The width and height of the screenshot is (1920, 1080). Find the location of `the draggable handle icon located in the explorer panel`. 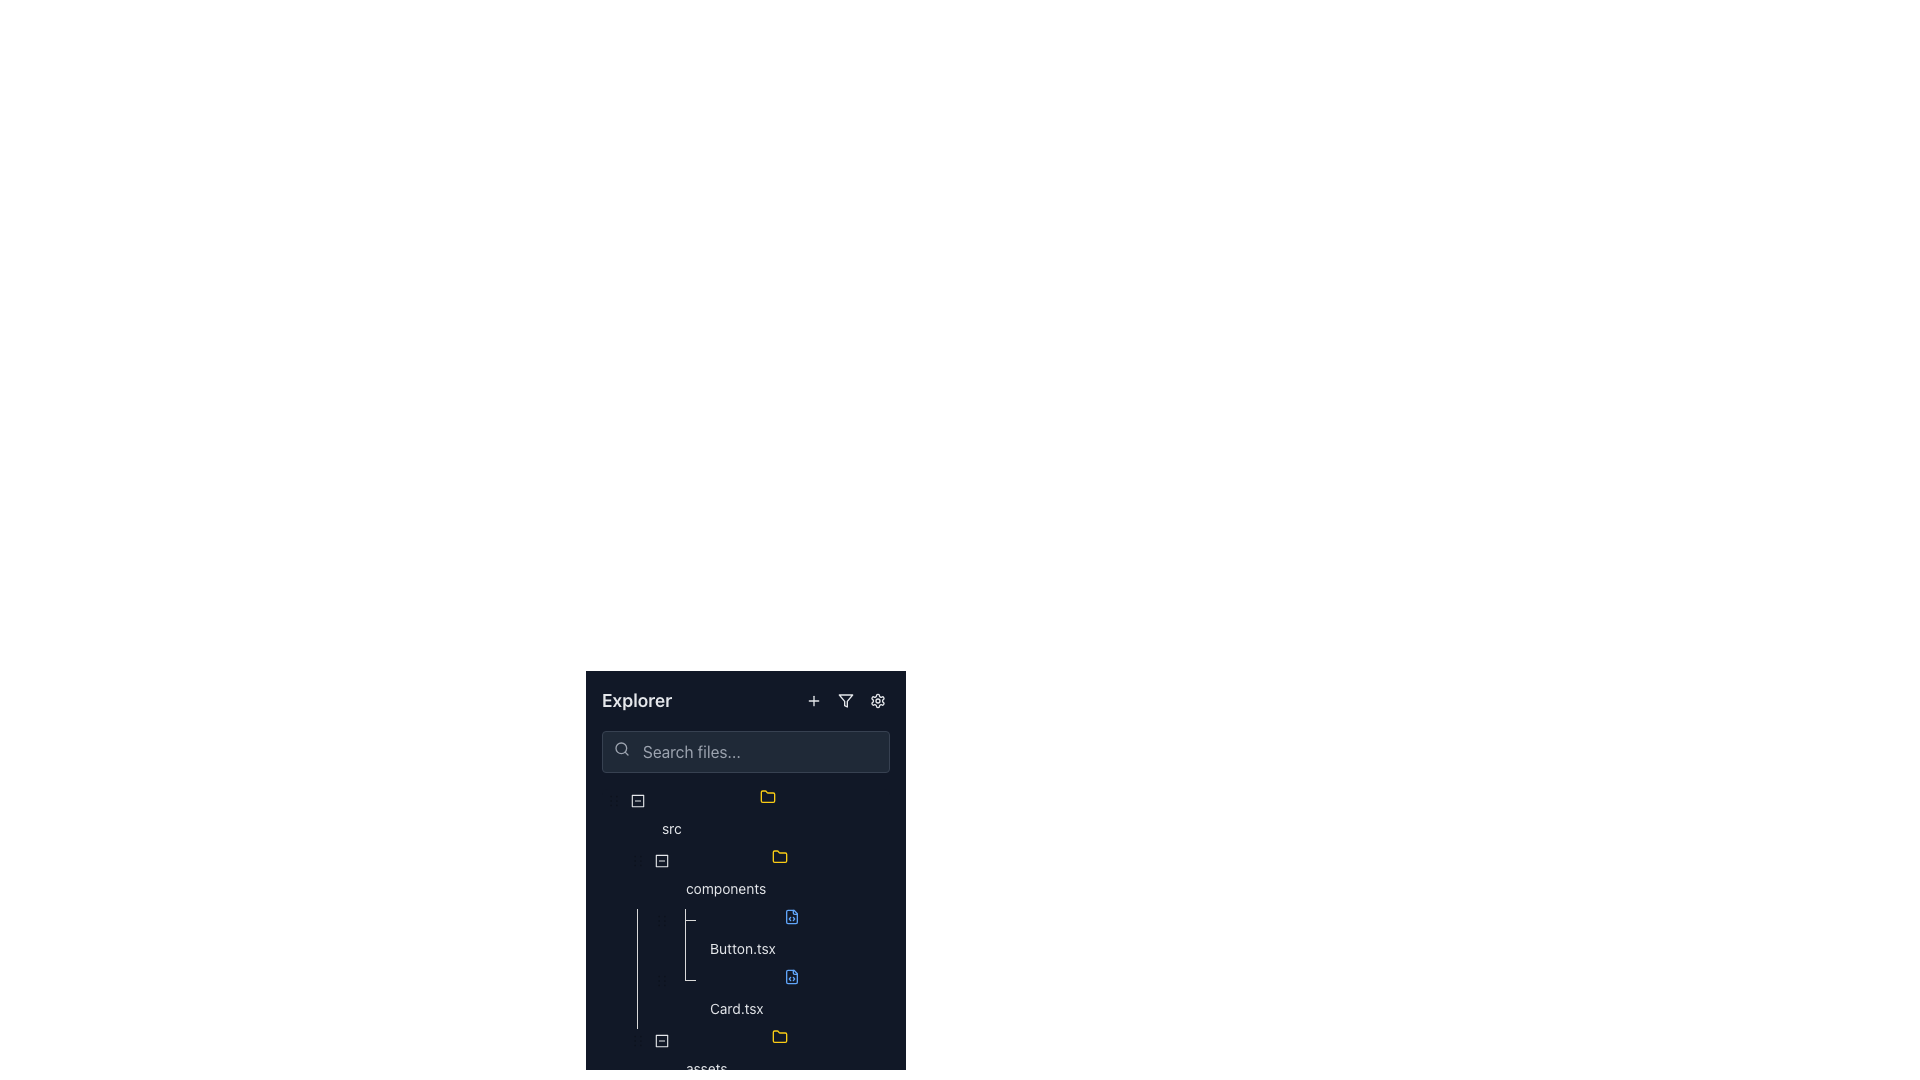

the draggable handle icon located in the explorer panel is located at coordinates (662, 921).